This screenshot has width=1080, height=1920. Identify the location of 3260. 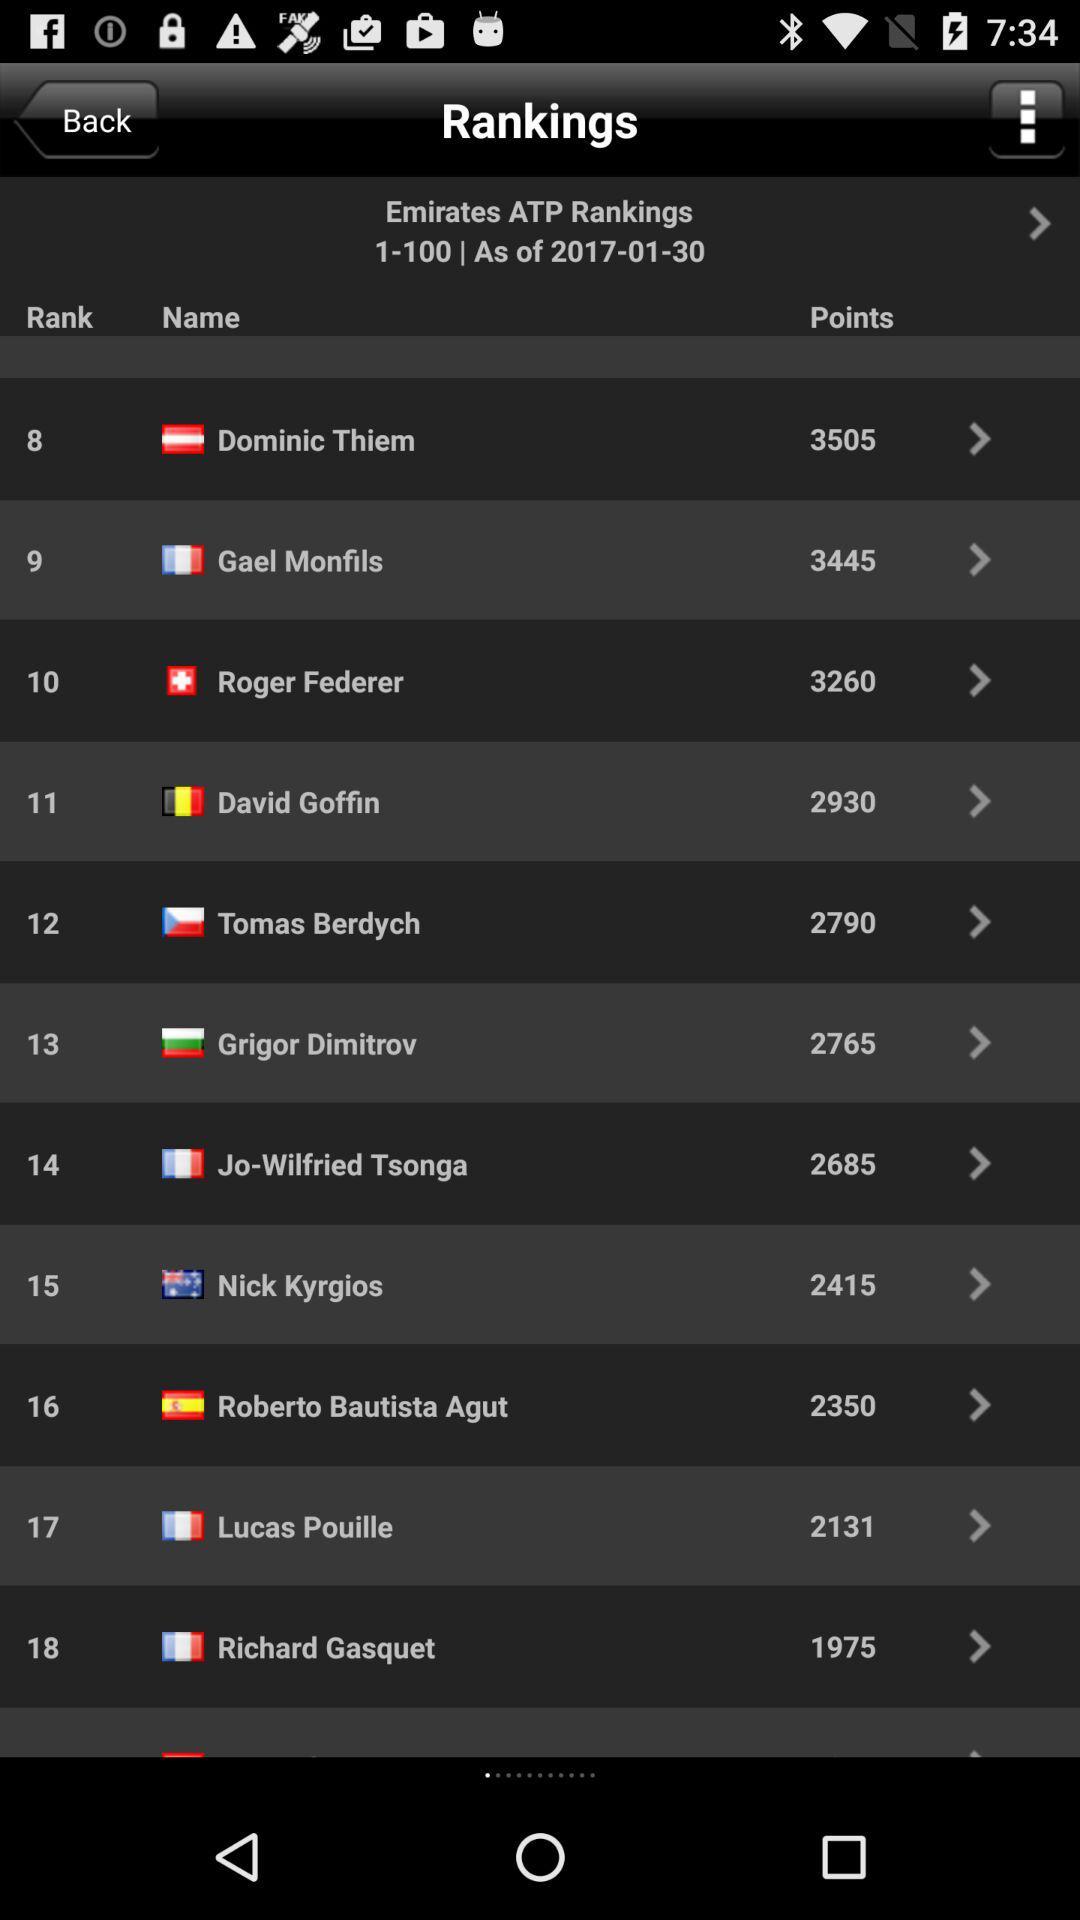
(914, 680).